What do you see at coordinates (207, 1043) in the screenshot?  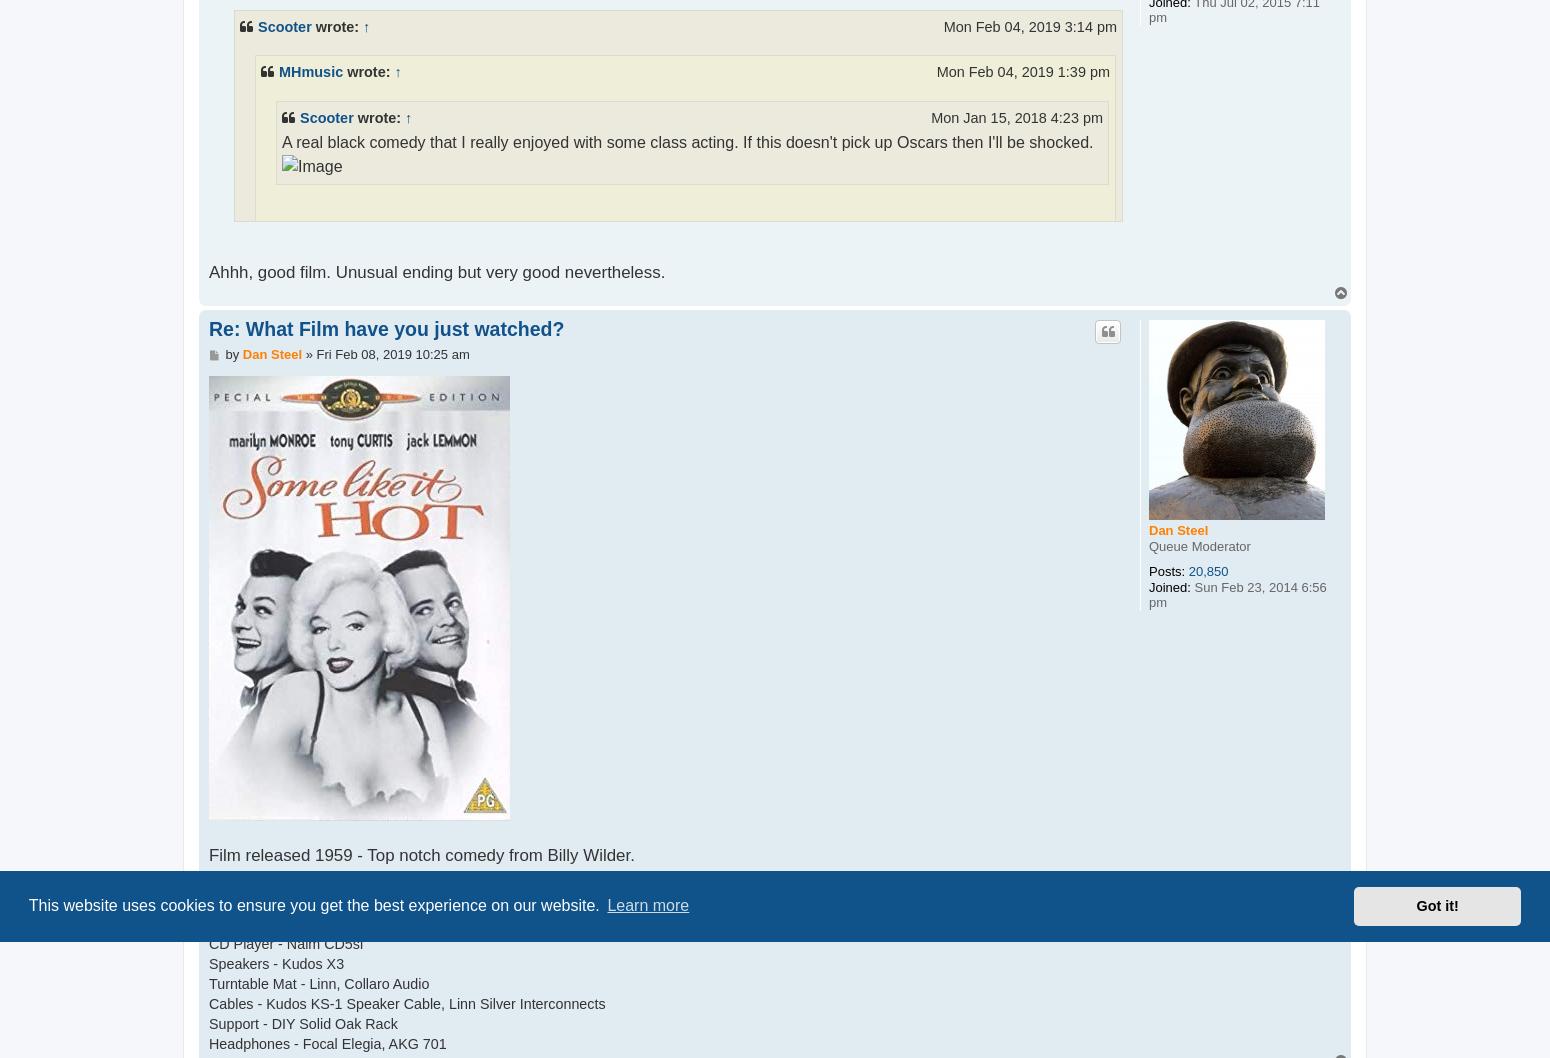 I see `'Headphones - Focal Elegia, AKG 701'` at bounding box center [207, 1043].